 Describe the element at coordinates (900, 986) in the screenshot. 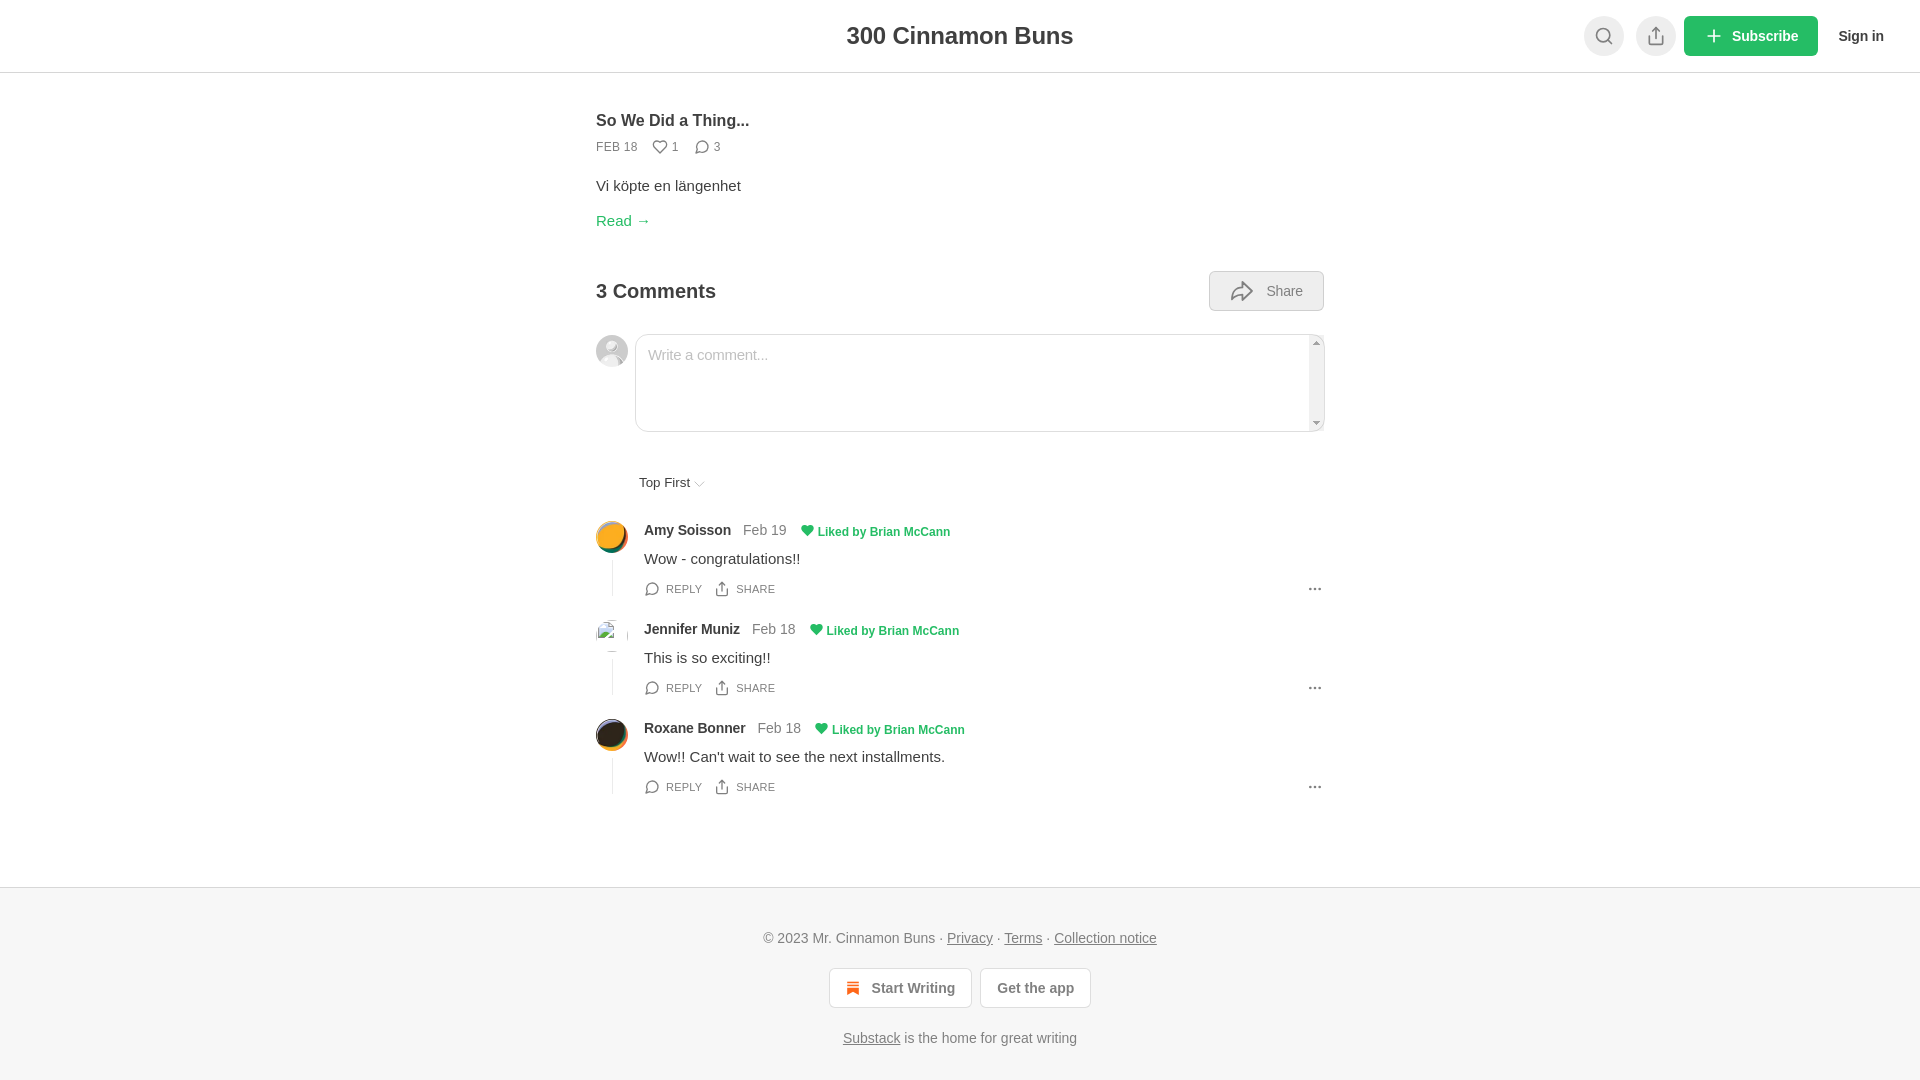

I see `'Start Writing'` at that location.